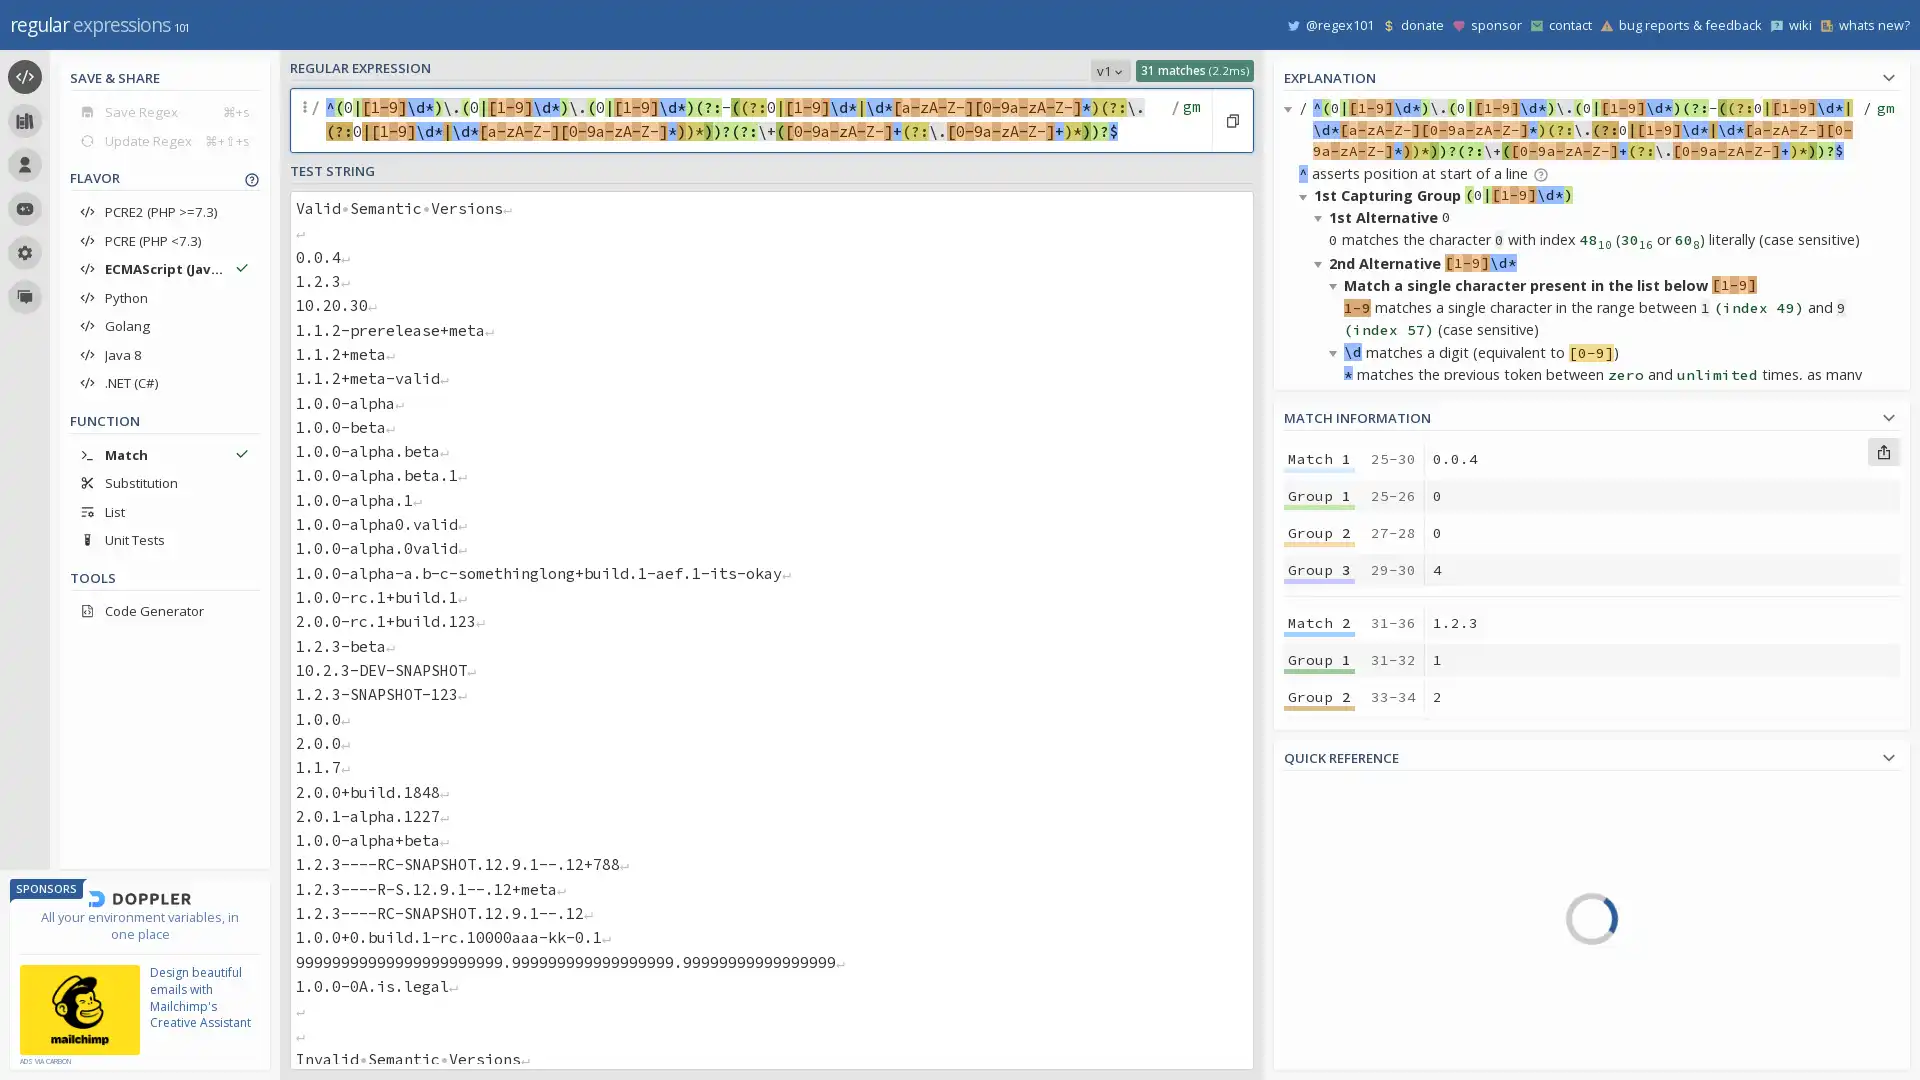 The width and height of the screenshot is (1920, 1080). I want to click on Collapse Subtree, so click(1306, 917).